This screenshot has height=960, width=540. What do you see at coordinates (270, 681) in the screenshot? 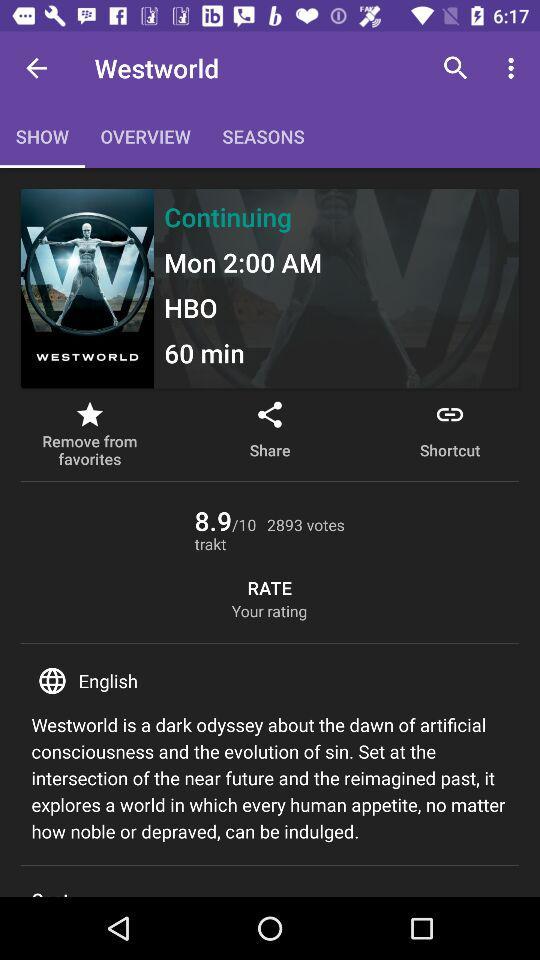
I see `english item` at bounding box center [270, 681].